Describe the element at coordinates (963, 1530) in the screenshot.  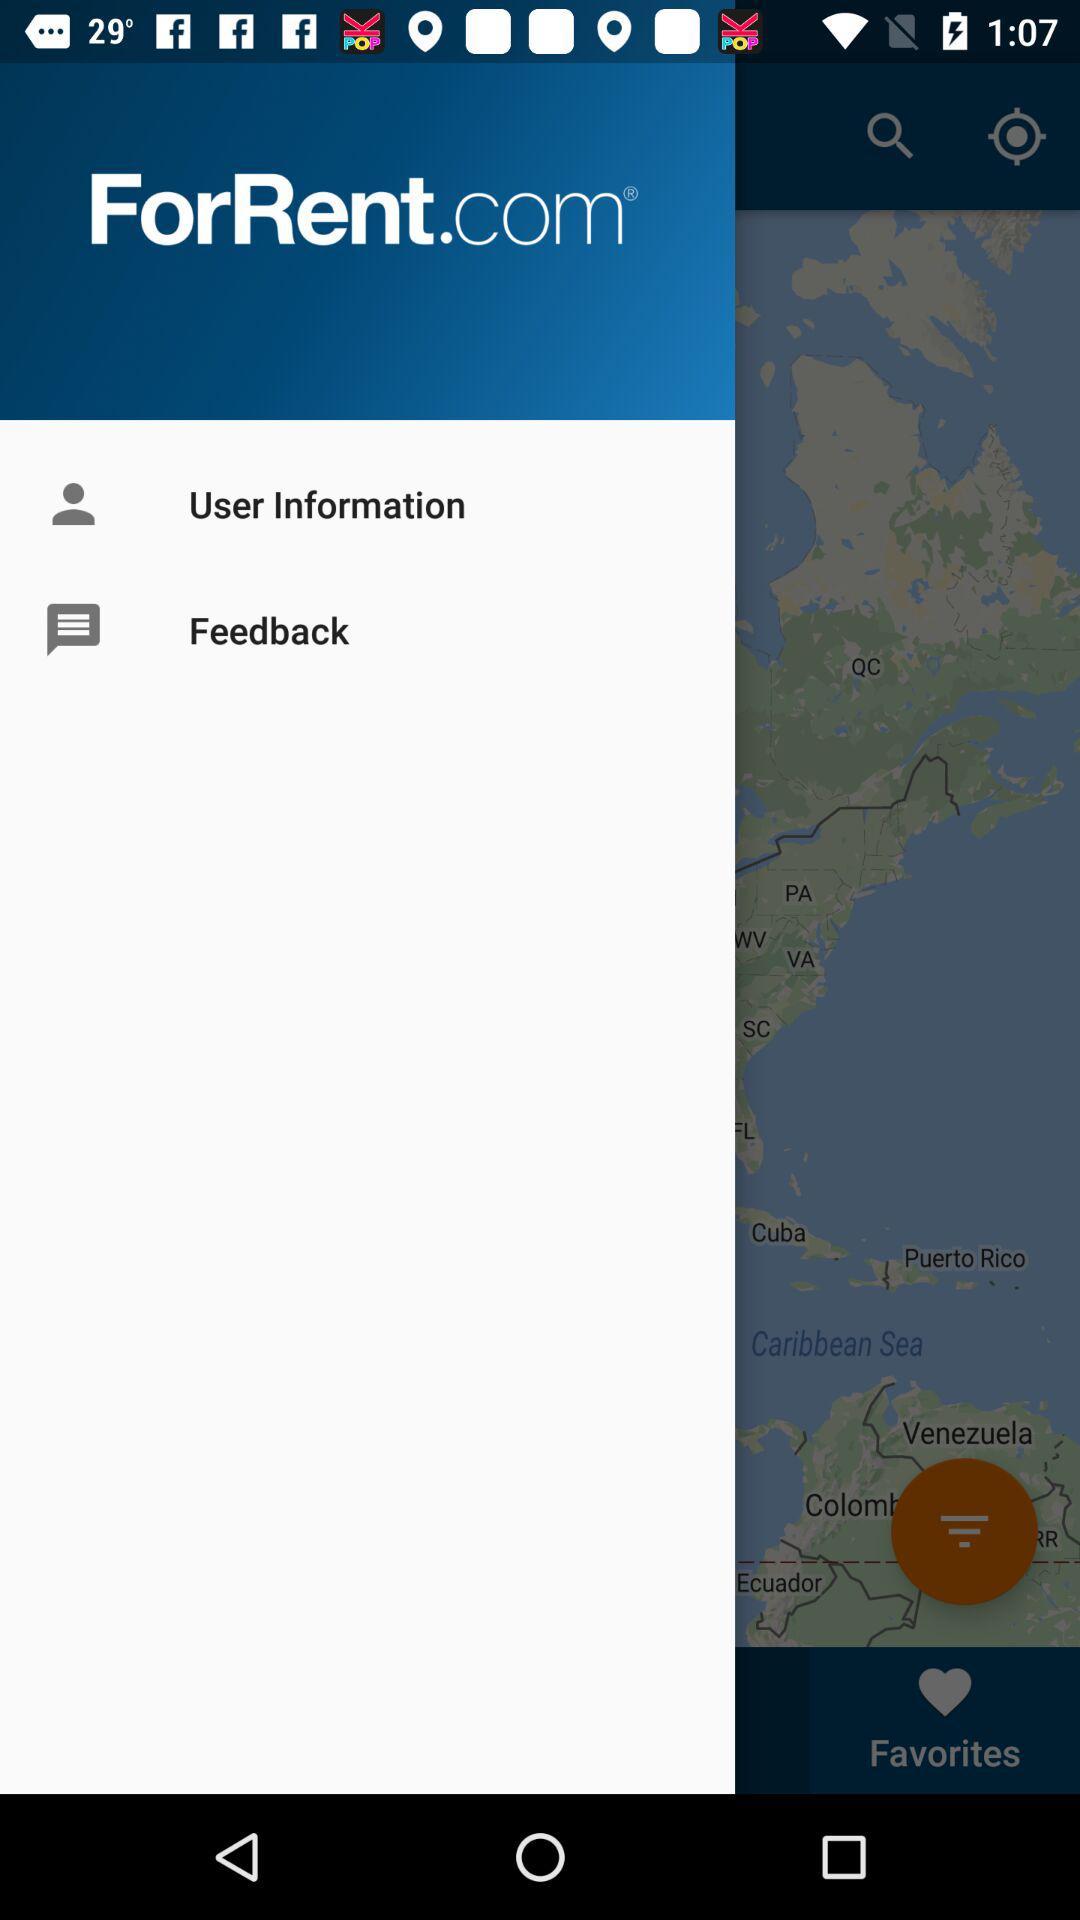
I see `wi if` at that location.